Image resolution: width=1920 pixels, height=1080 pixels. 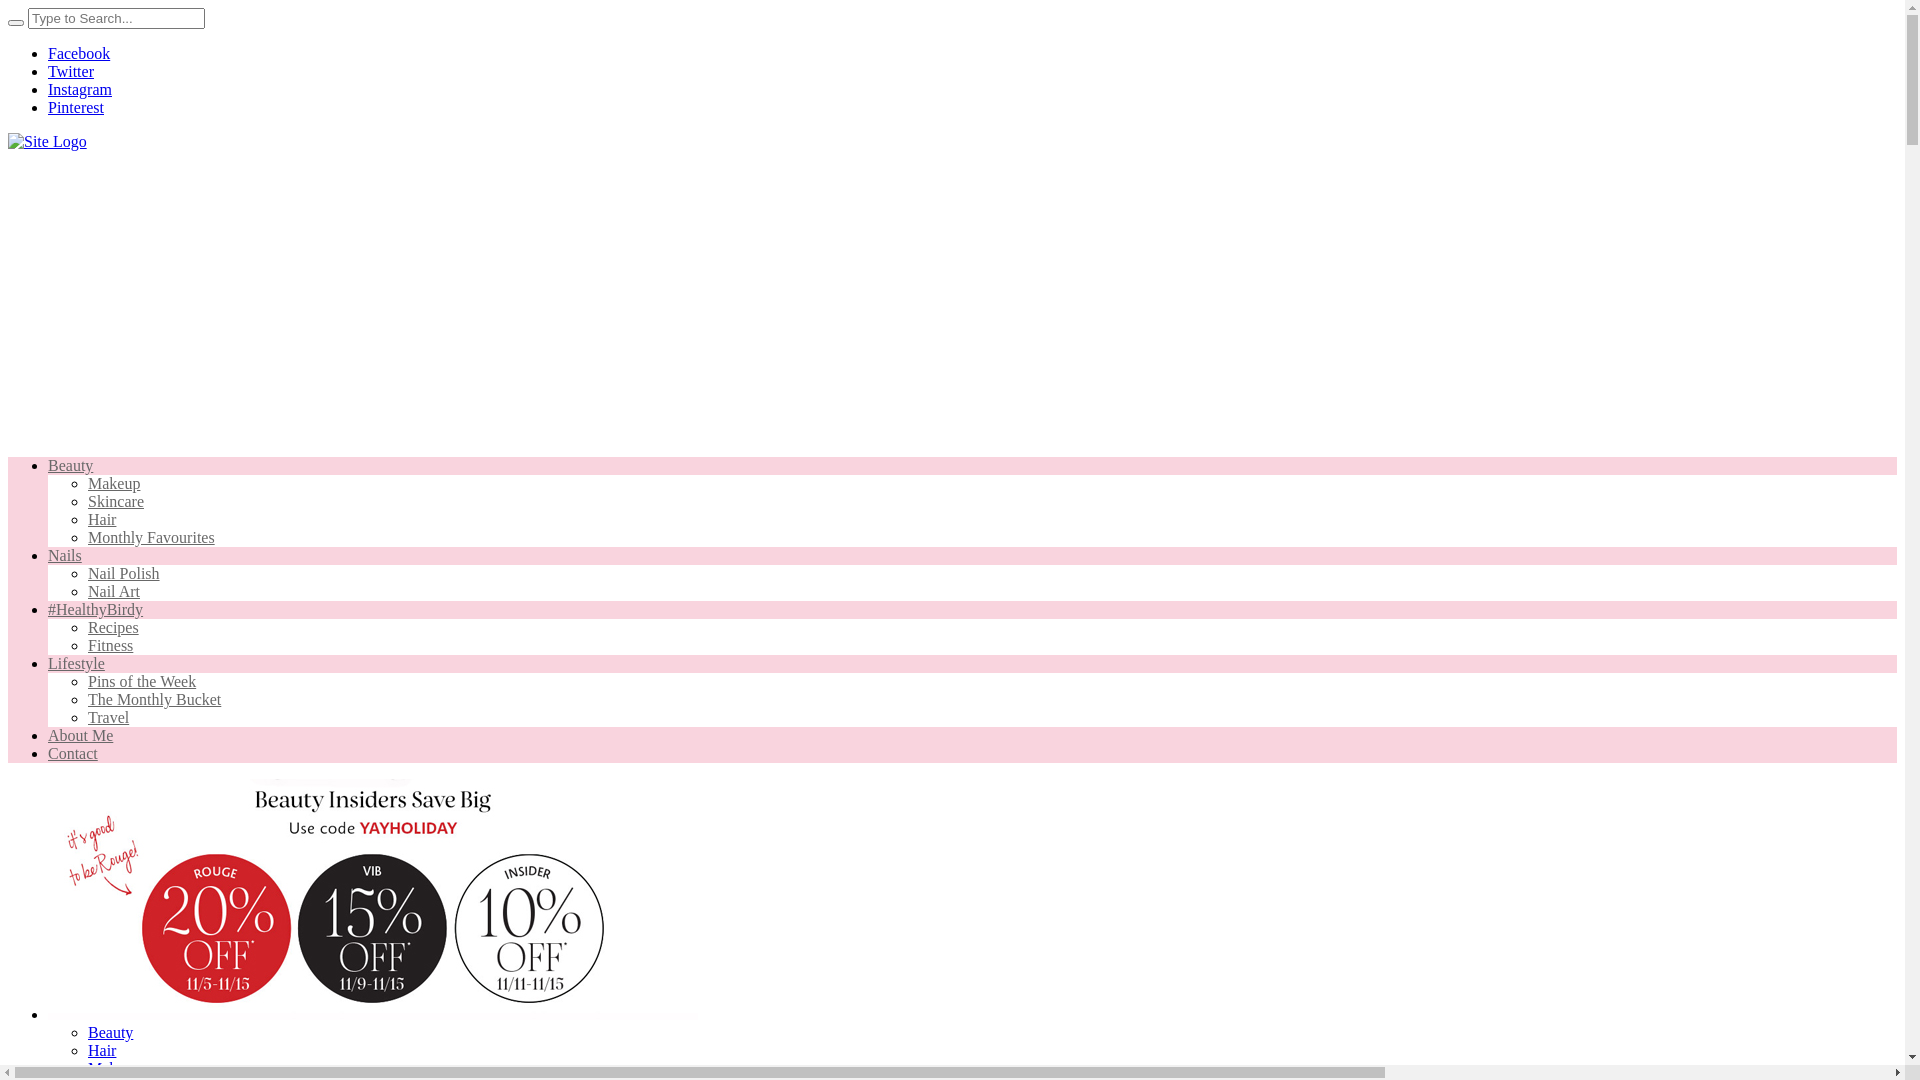 I want to click on 'Hair', so click(x=100, y=518).